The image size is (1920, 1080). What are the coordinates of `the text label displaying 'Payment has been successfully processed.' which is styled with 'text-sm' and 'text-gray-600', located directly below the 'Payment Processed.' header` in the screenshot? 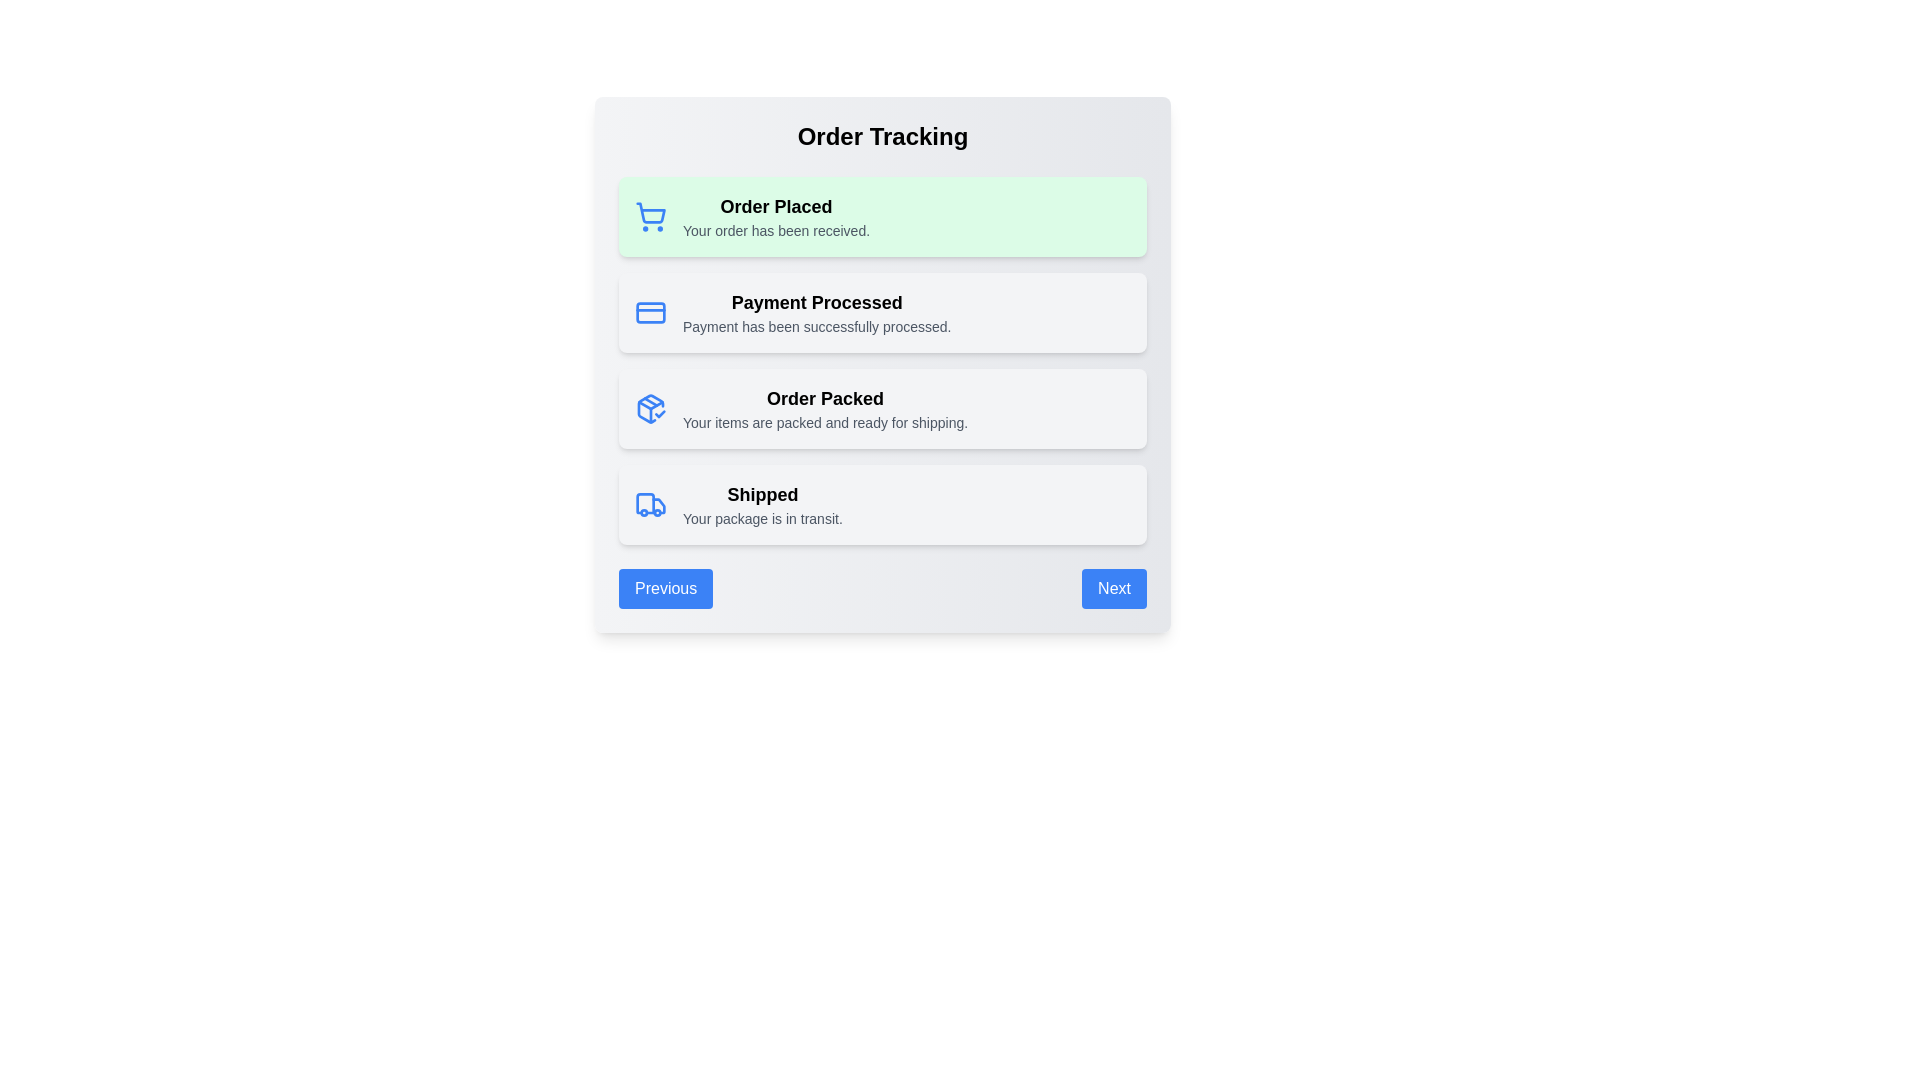 It's located at (817, 326).